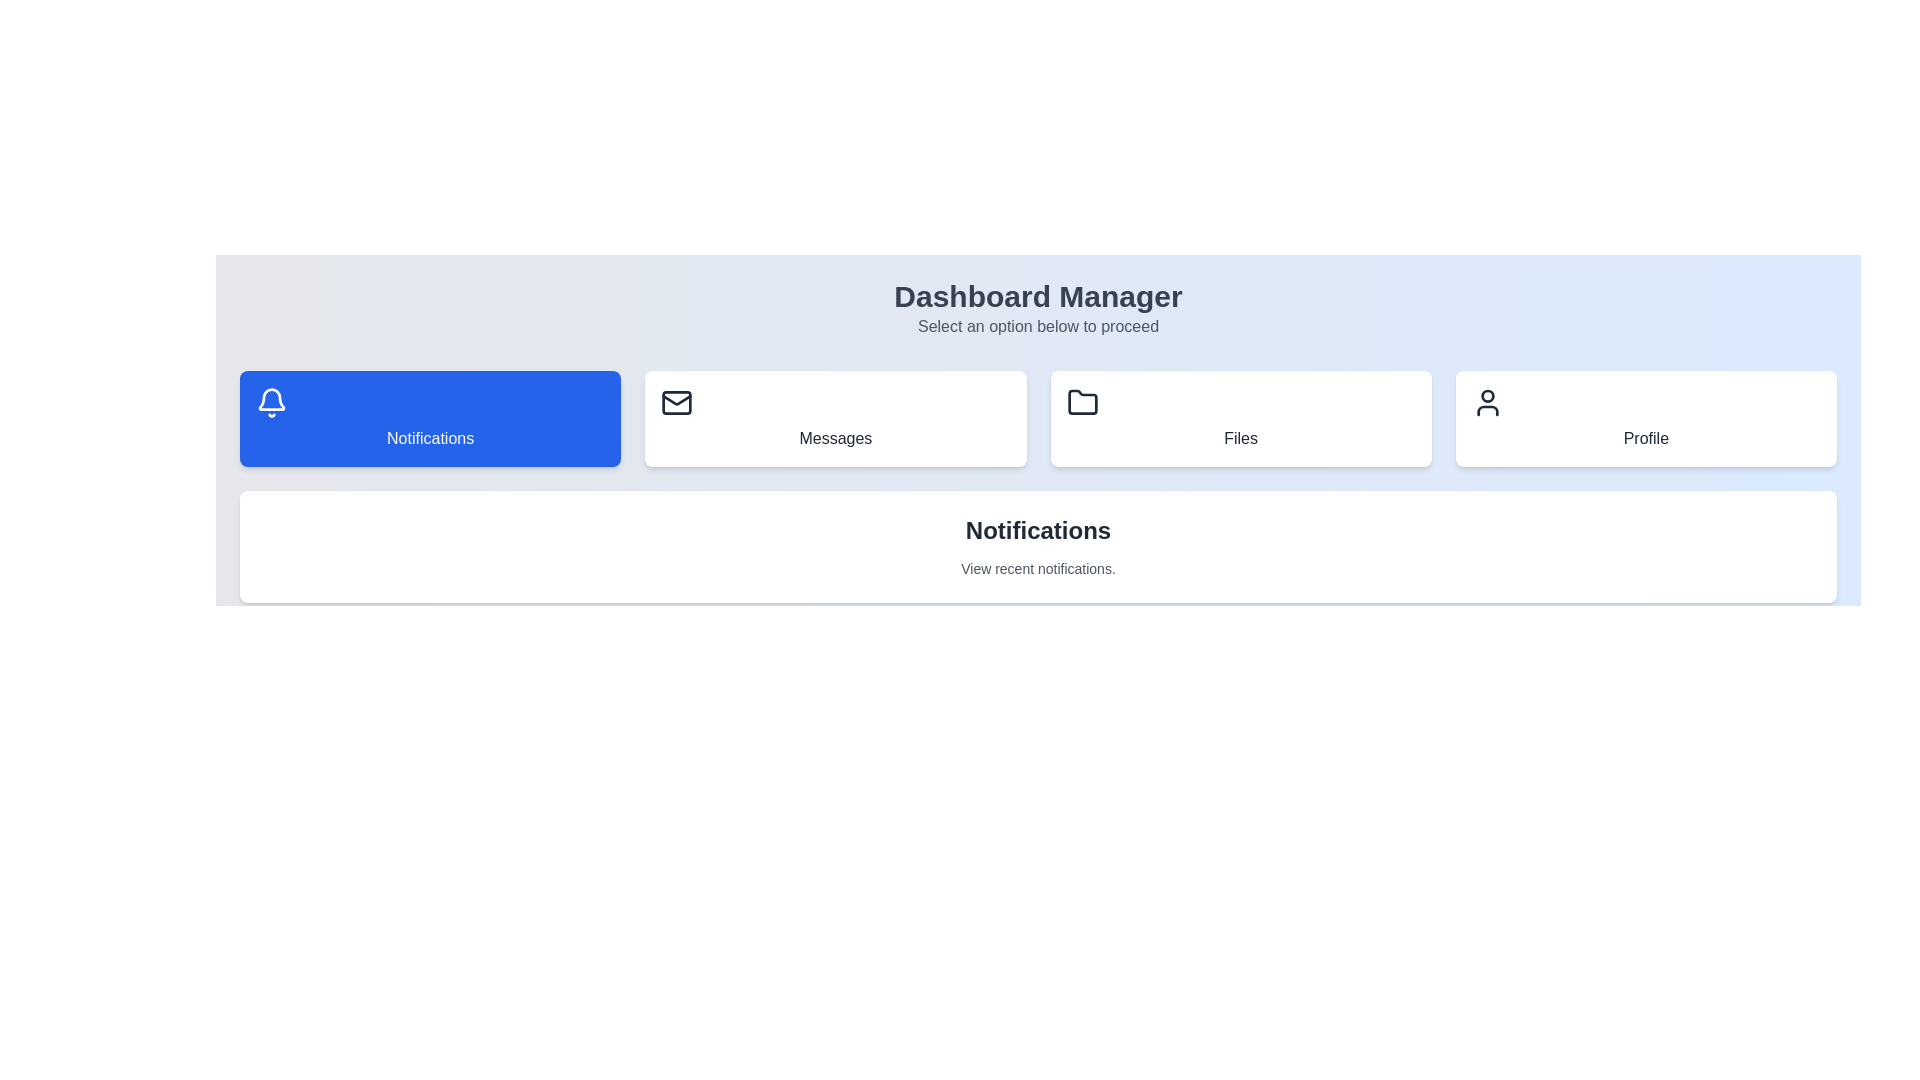 This screenshot has width=1920, height=1080. Describe the element at coordinates (1487, 402) in the screenshot. I see `the user icon, which is a minimalistic dark gray or black silhouette of a head and shoulders located within the 'Profile' button, positioned above the 'Profile' text label` at that location.